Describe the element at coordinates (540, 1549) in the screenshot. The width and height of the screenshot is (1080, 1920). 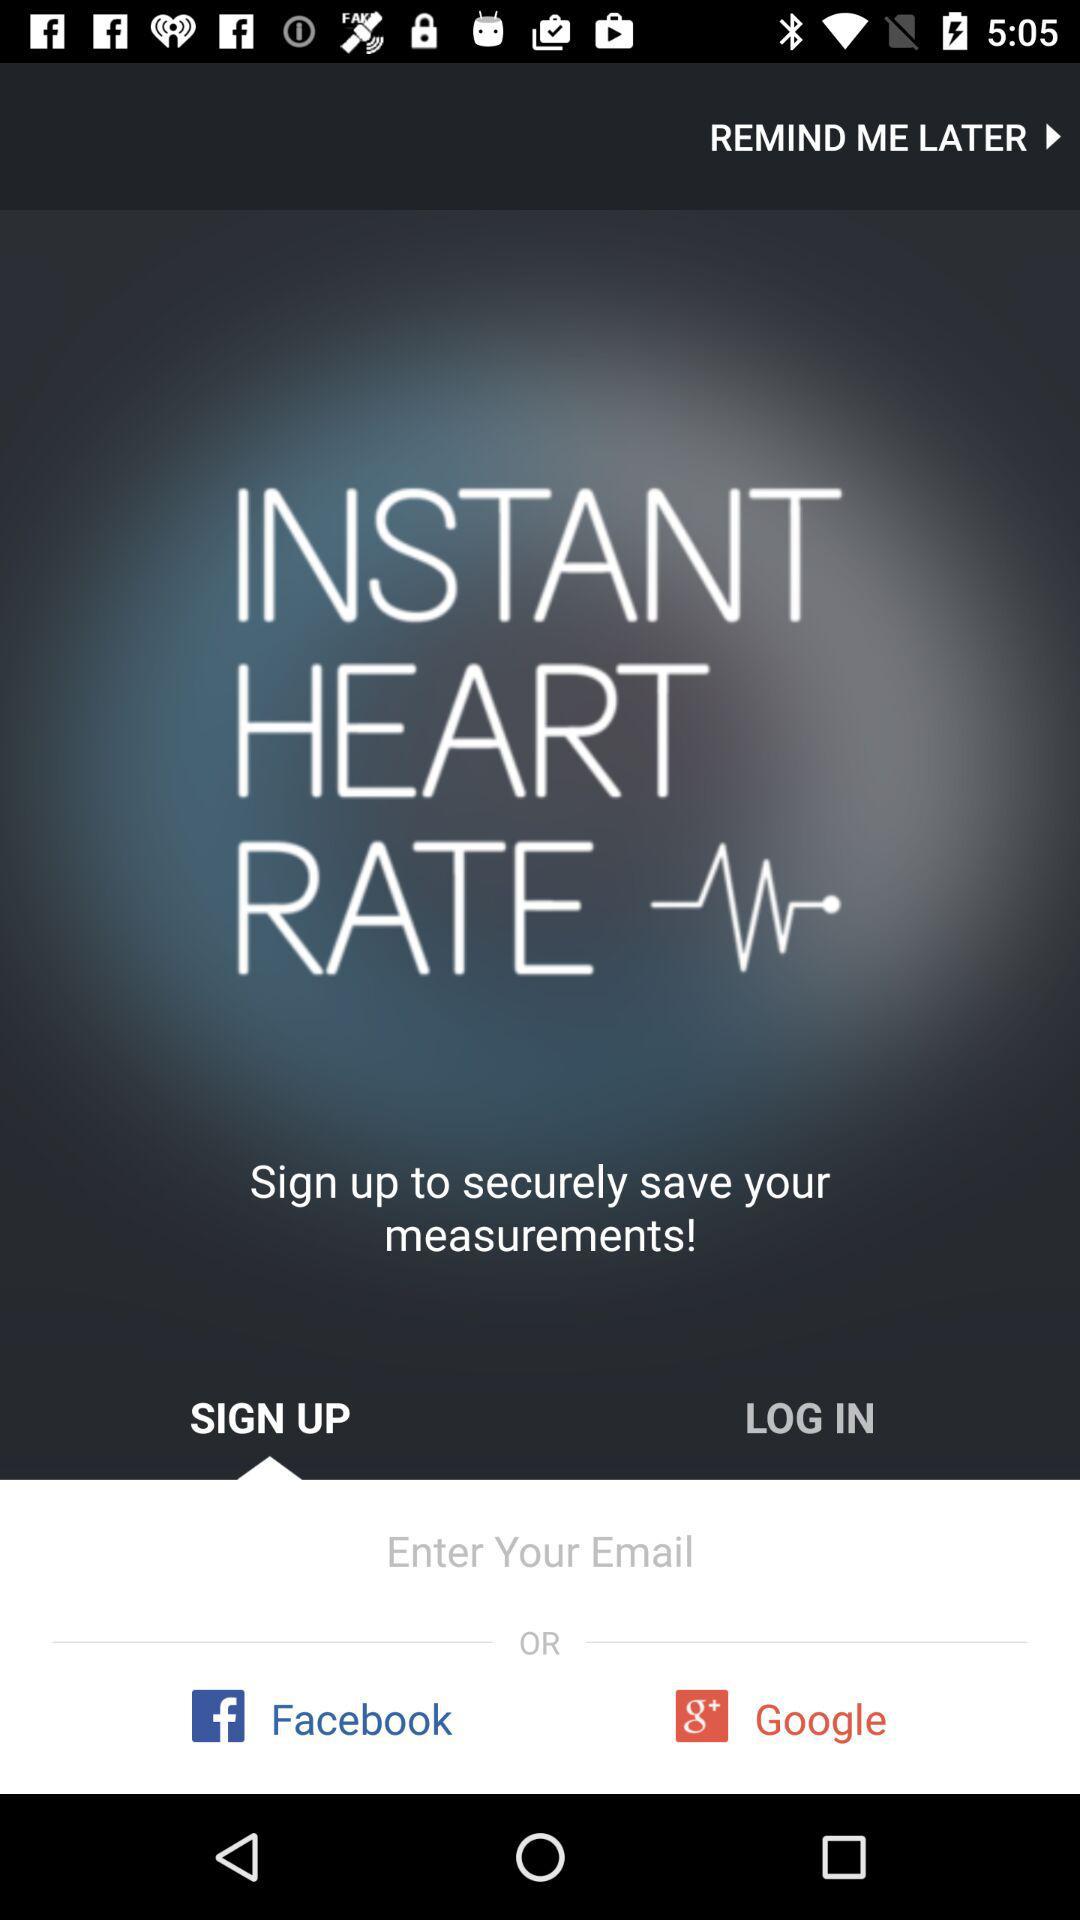
I see `the enter your email` at that location.